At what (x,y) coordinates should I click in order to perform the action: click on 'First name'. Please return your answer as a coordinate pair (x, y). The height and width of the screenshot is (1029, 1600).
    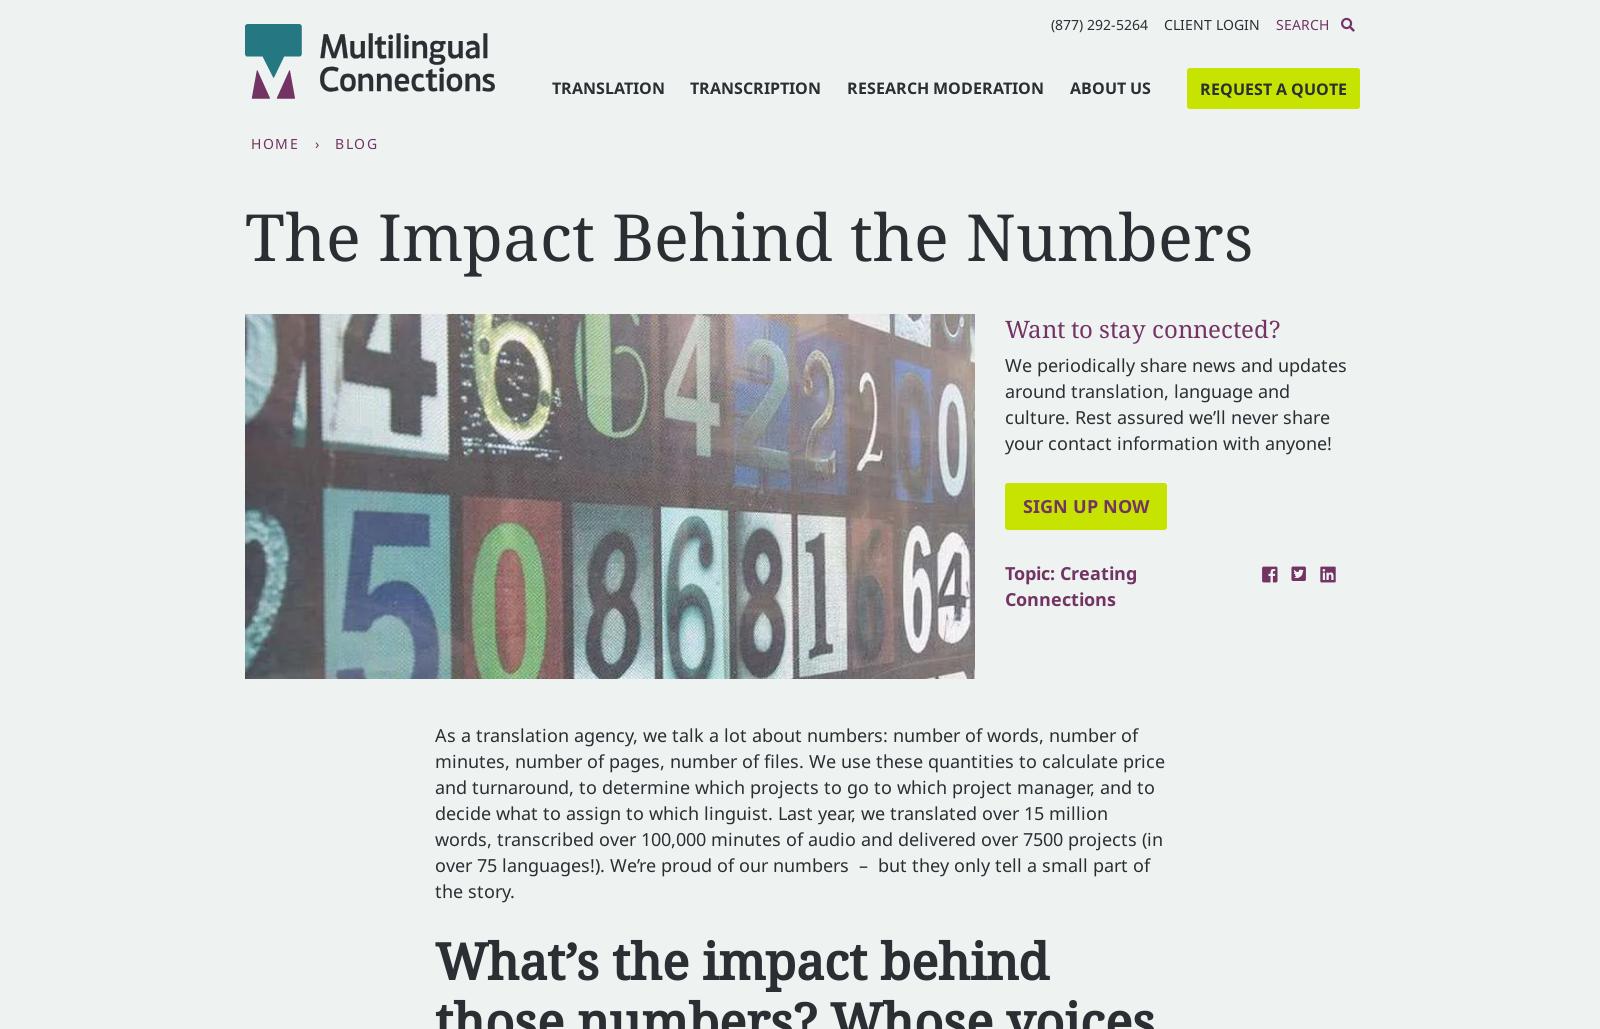
    Looking at the image, I should click on (611, 352).